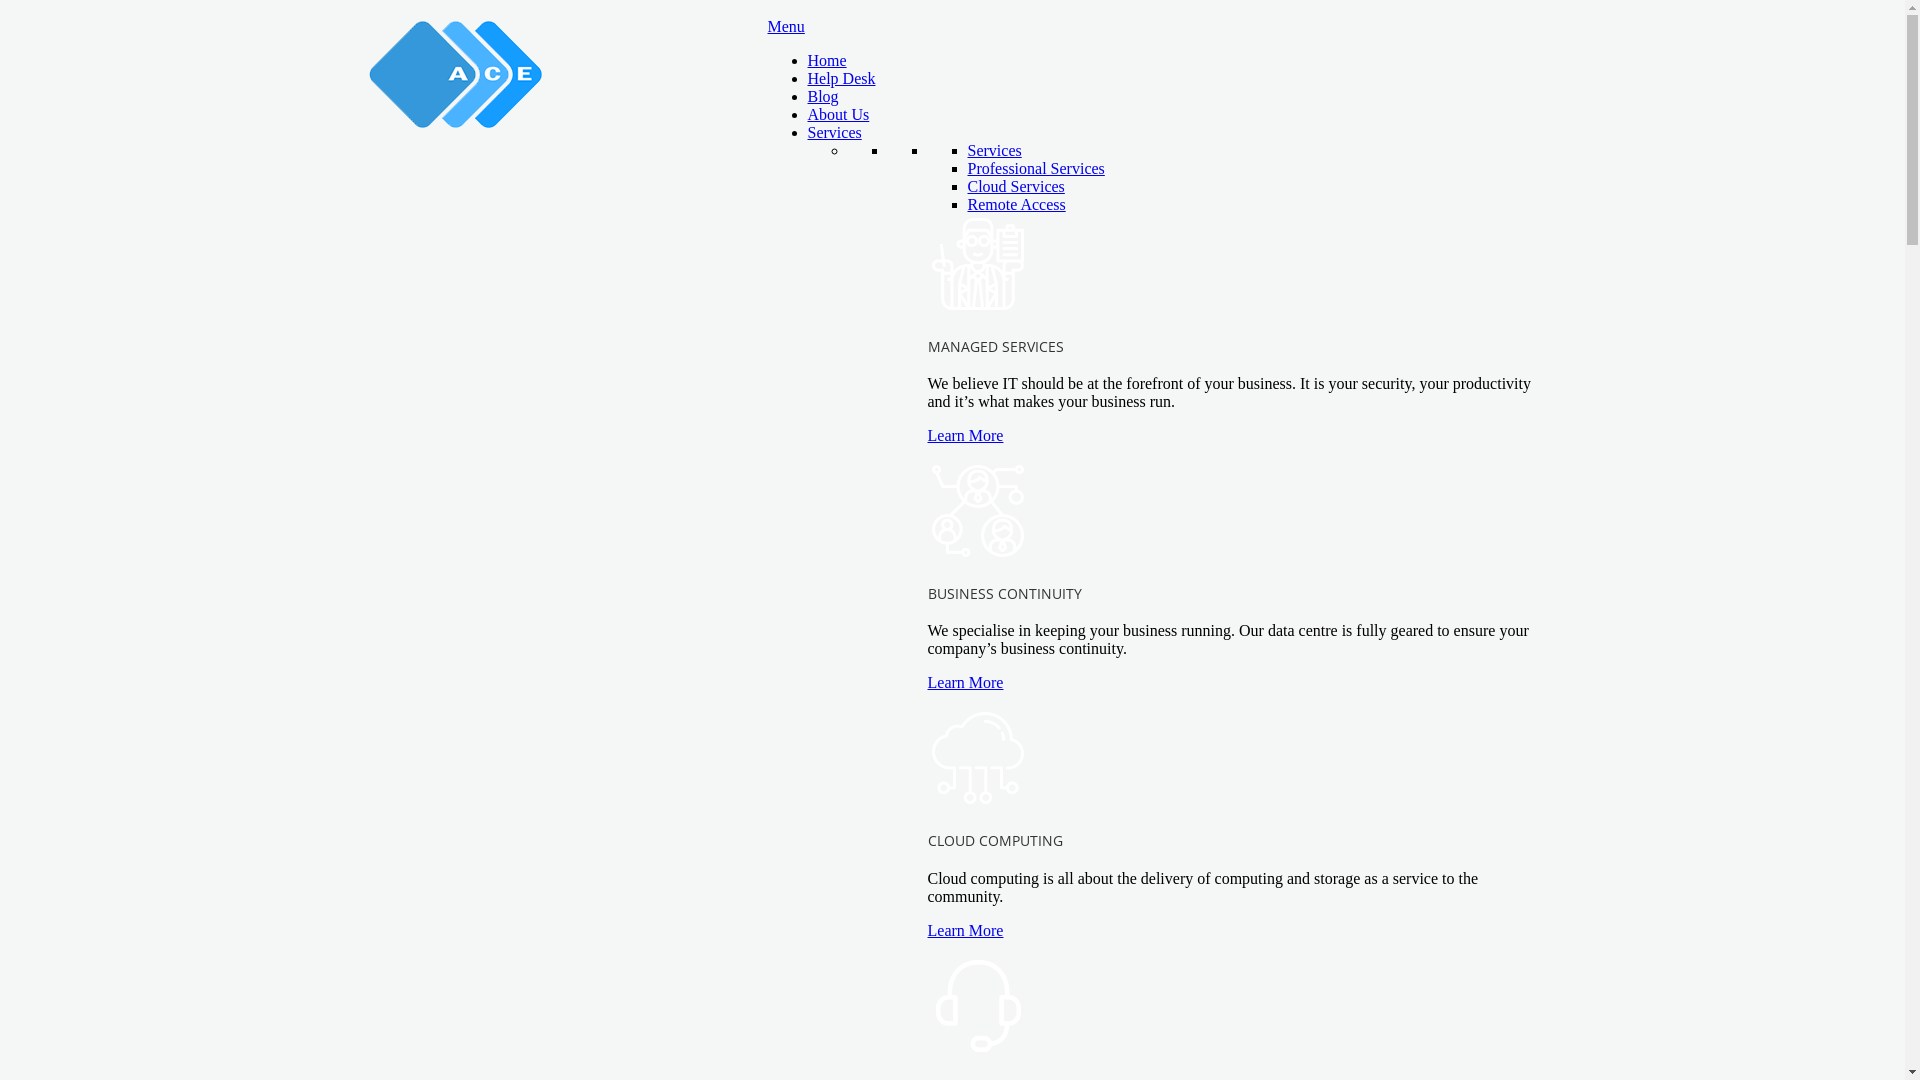 This screenshot has height=1080, width=1920. What do you see at coordinates (926, 930) in the screenshot?
I see `'Learn More'` at bounding box center [926, 930].